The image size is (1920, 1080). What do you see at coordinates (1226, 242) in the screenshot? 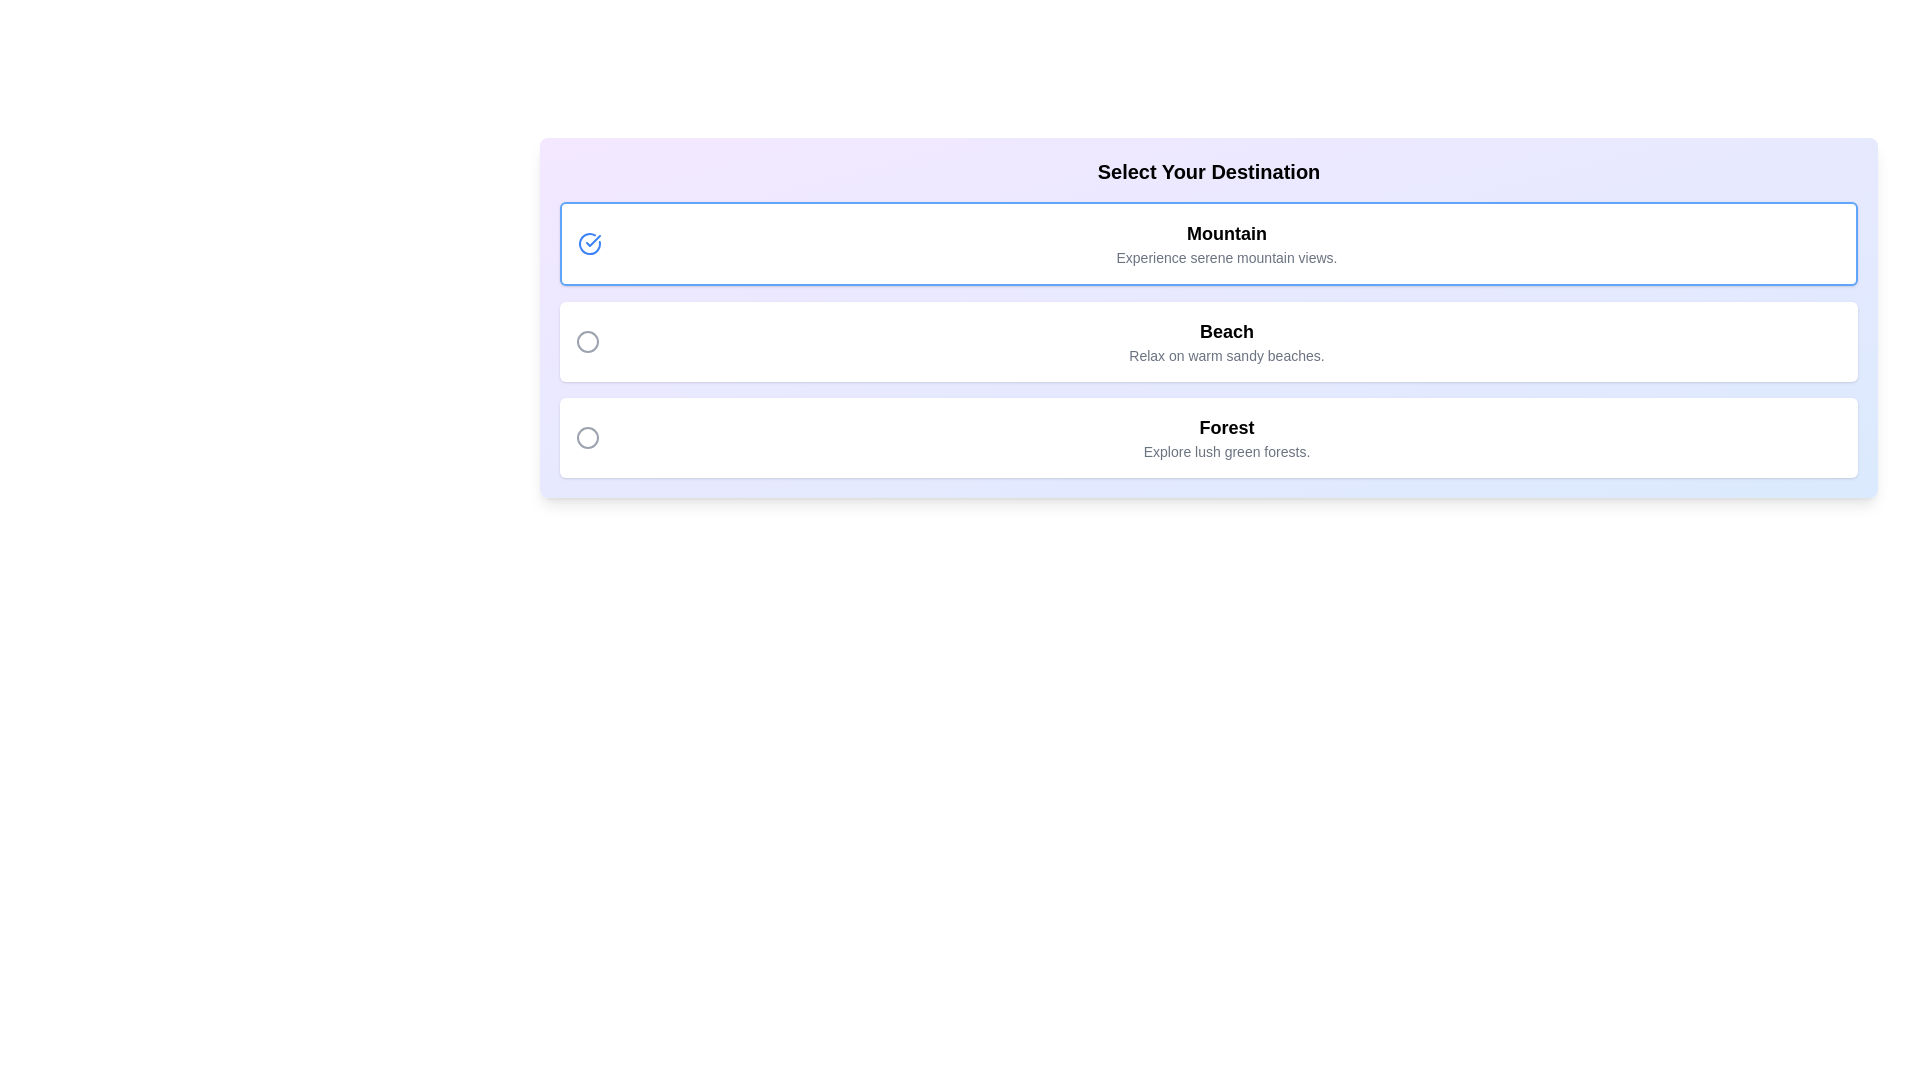
I see `text content of the Text Block containing the title 'Mountain' and the description 'Experience serene mountain views.'` at bounding box center [1226, 242].